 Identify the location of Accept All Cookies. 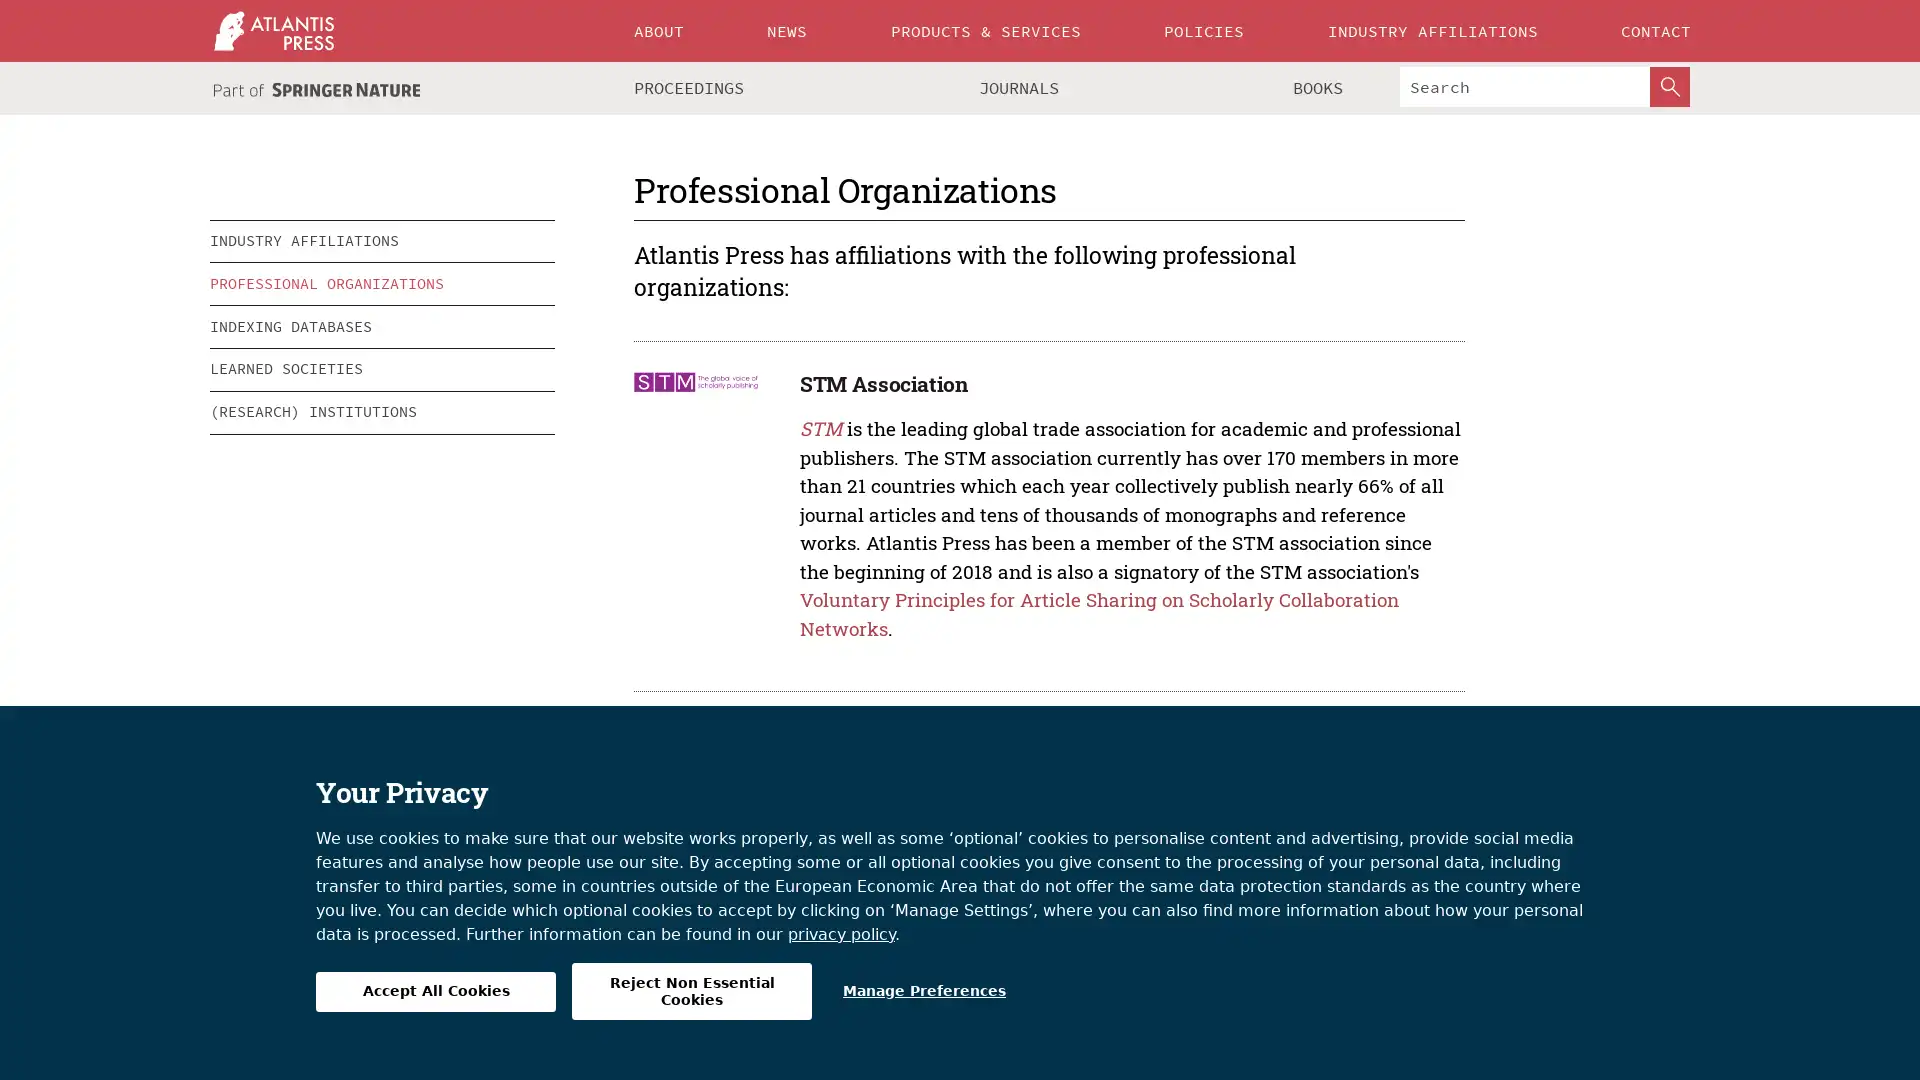
(435, 991).